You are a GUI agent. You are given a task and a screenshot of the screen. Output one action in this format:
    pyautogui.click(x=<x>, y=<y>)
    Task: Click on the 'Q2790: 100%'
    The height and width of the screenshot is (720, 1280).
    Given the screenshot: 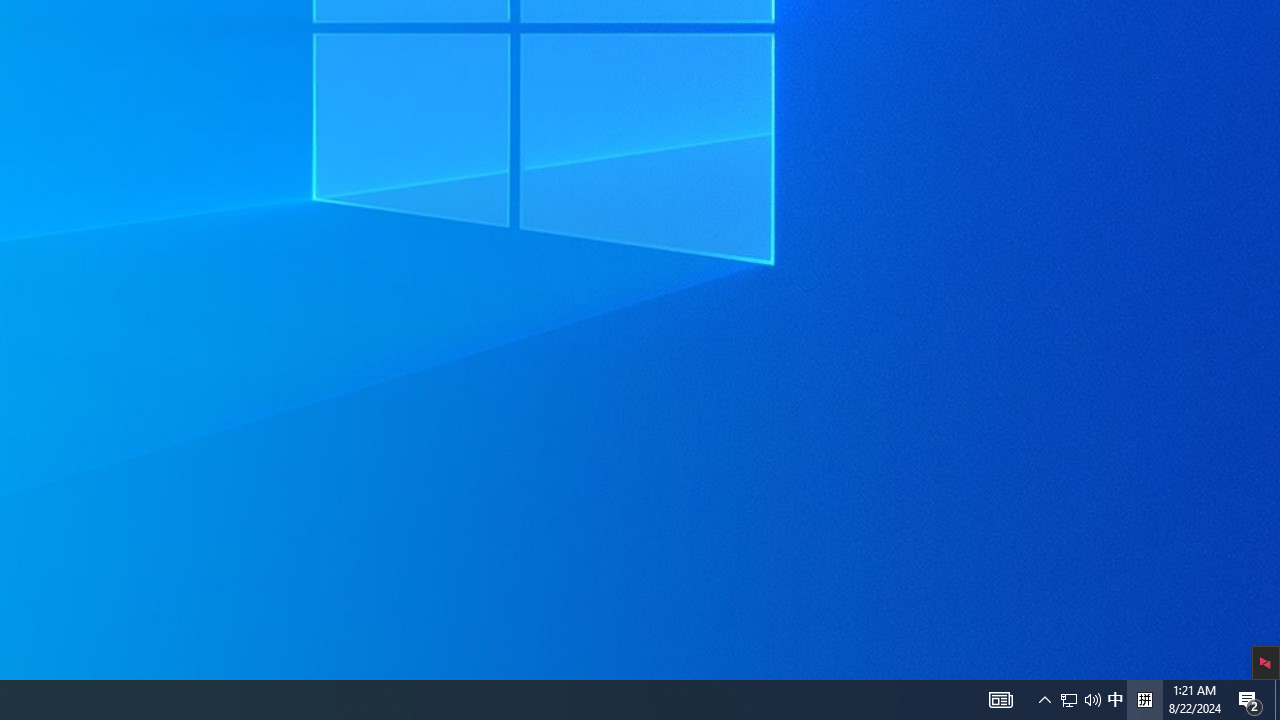 What is the action you would take?
    pyautogui.click(x=1068, y=698)
    